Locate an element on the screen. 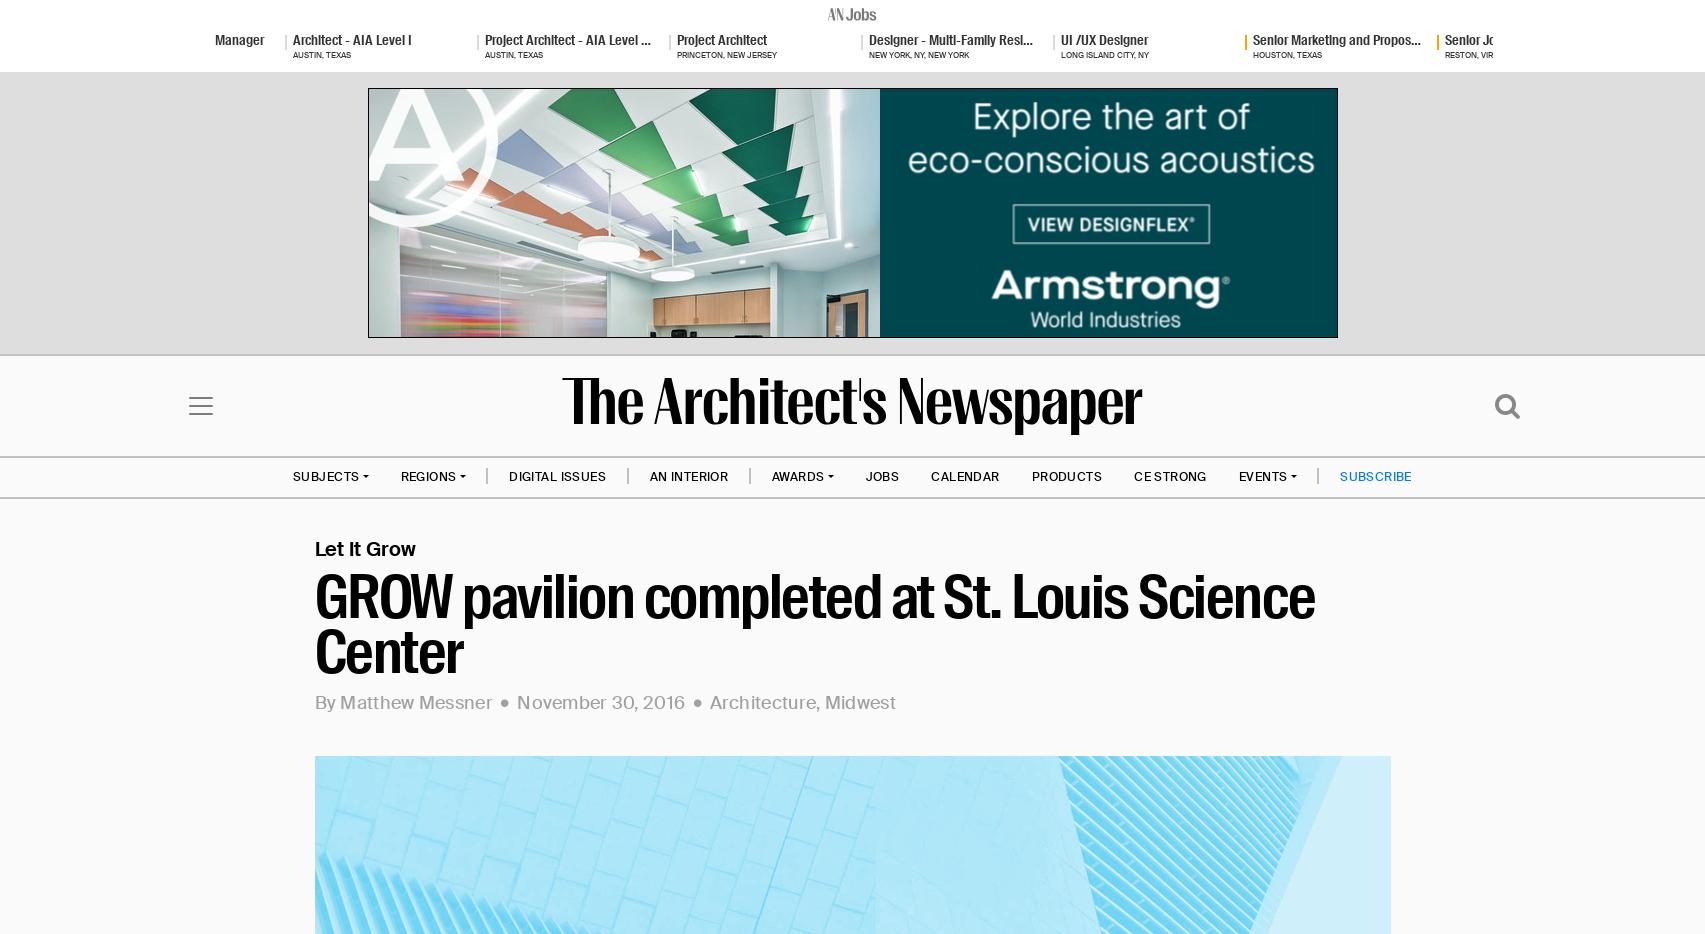 The height and width of the screenshot is (934, 1705). 'Midwest' is located at coordinates (858, 703).